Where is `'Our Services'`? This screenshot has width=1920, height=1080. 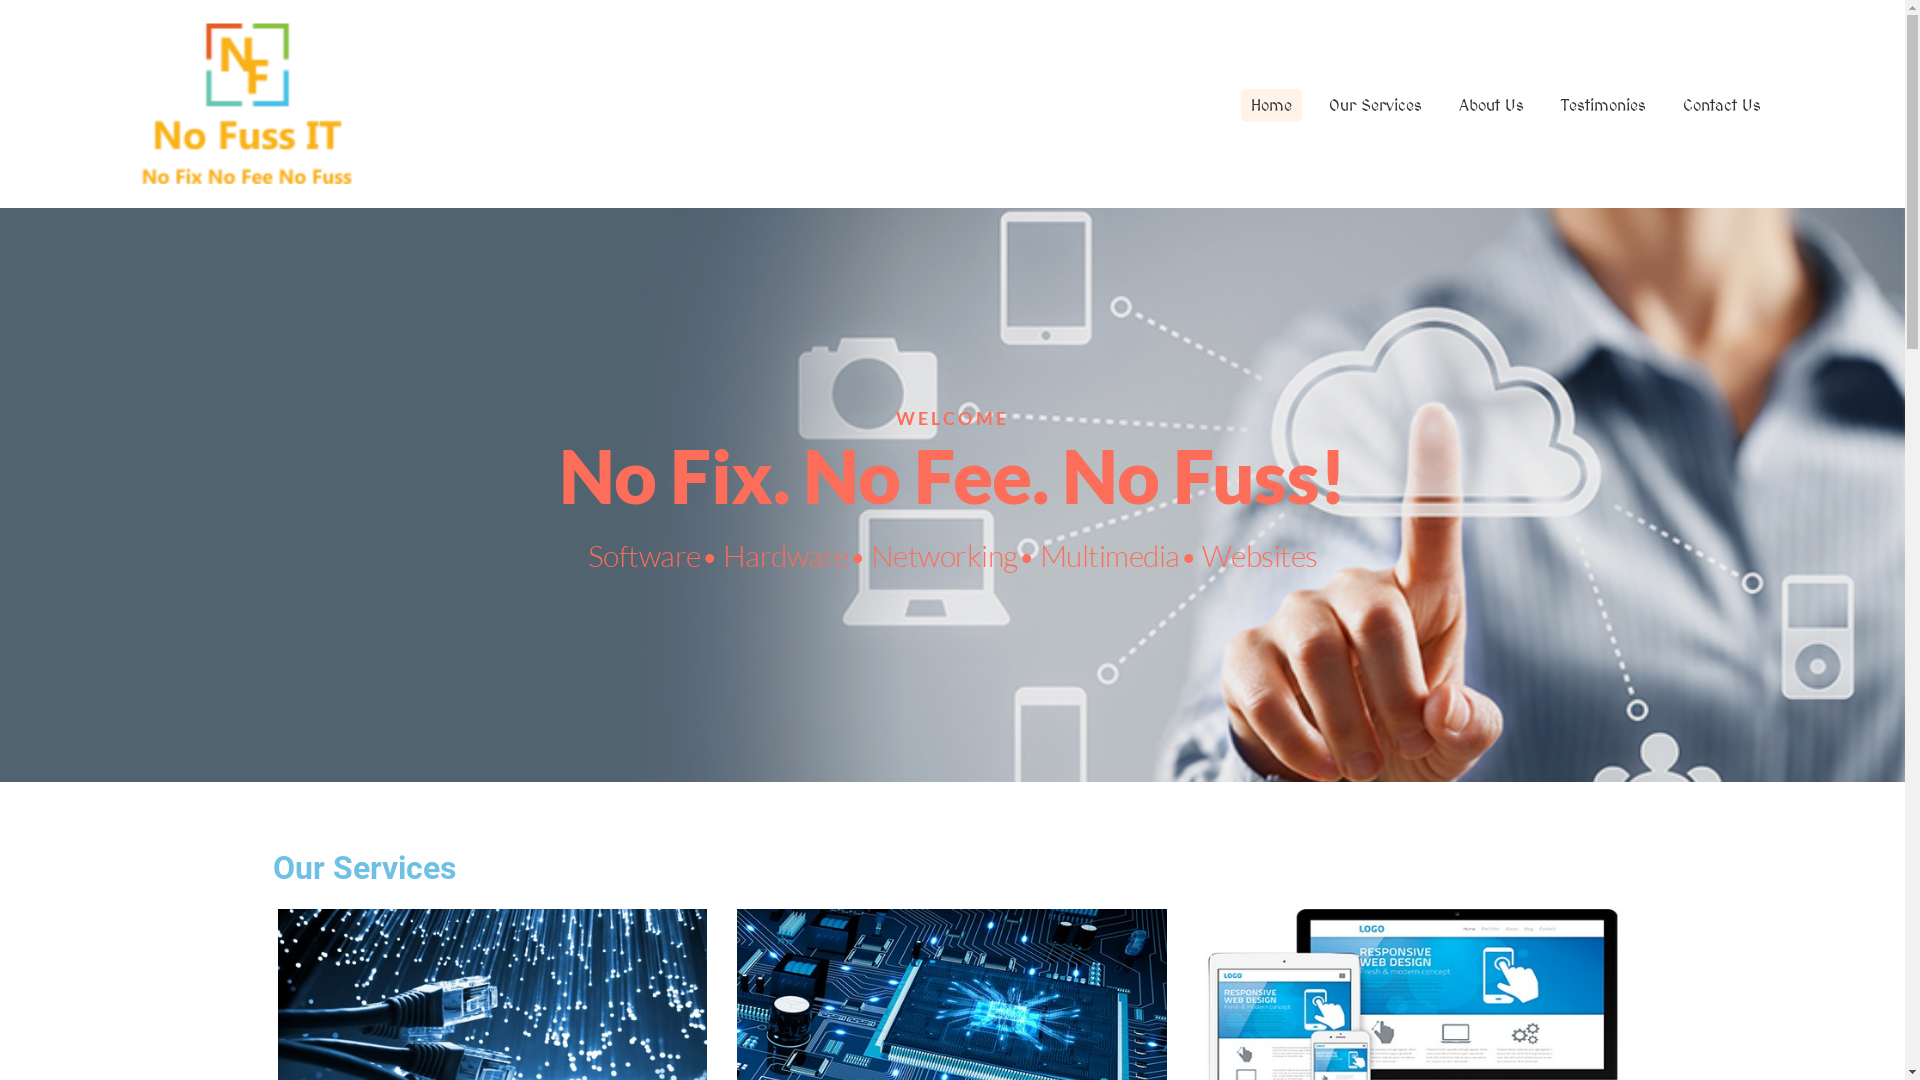 'Our Services' is located at coordinates (1374, 105).